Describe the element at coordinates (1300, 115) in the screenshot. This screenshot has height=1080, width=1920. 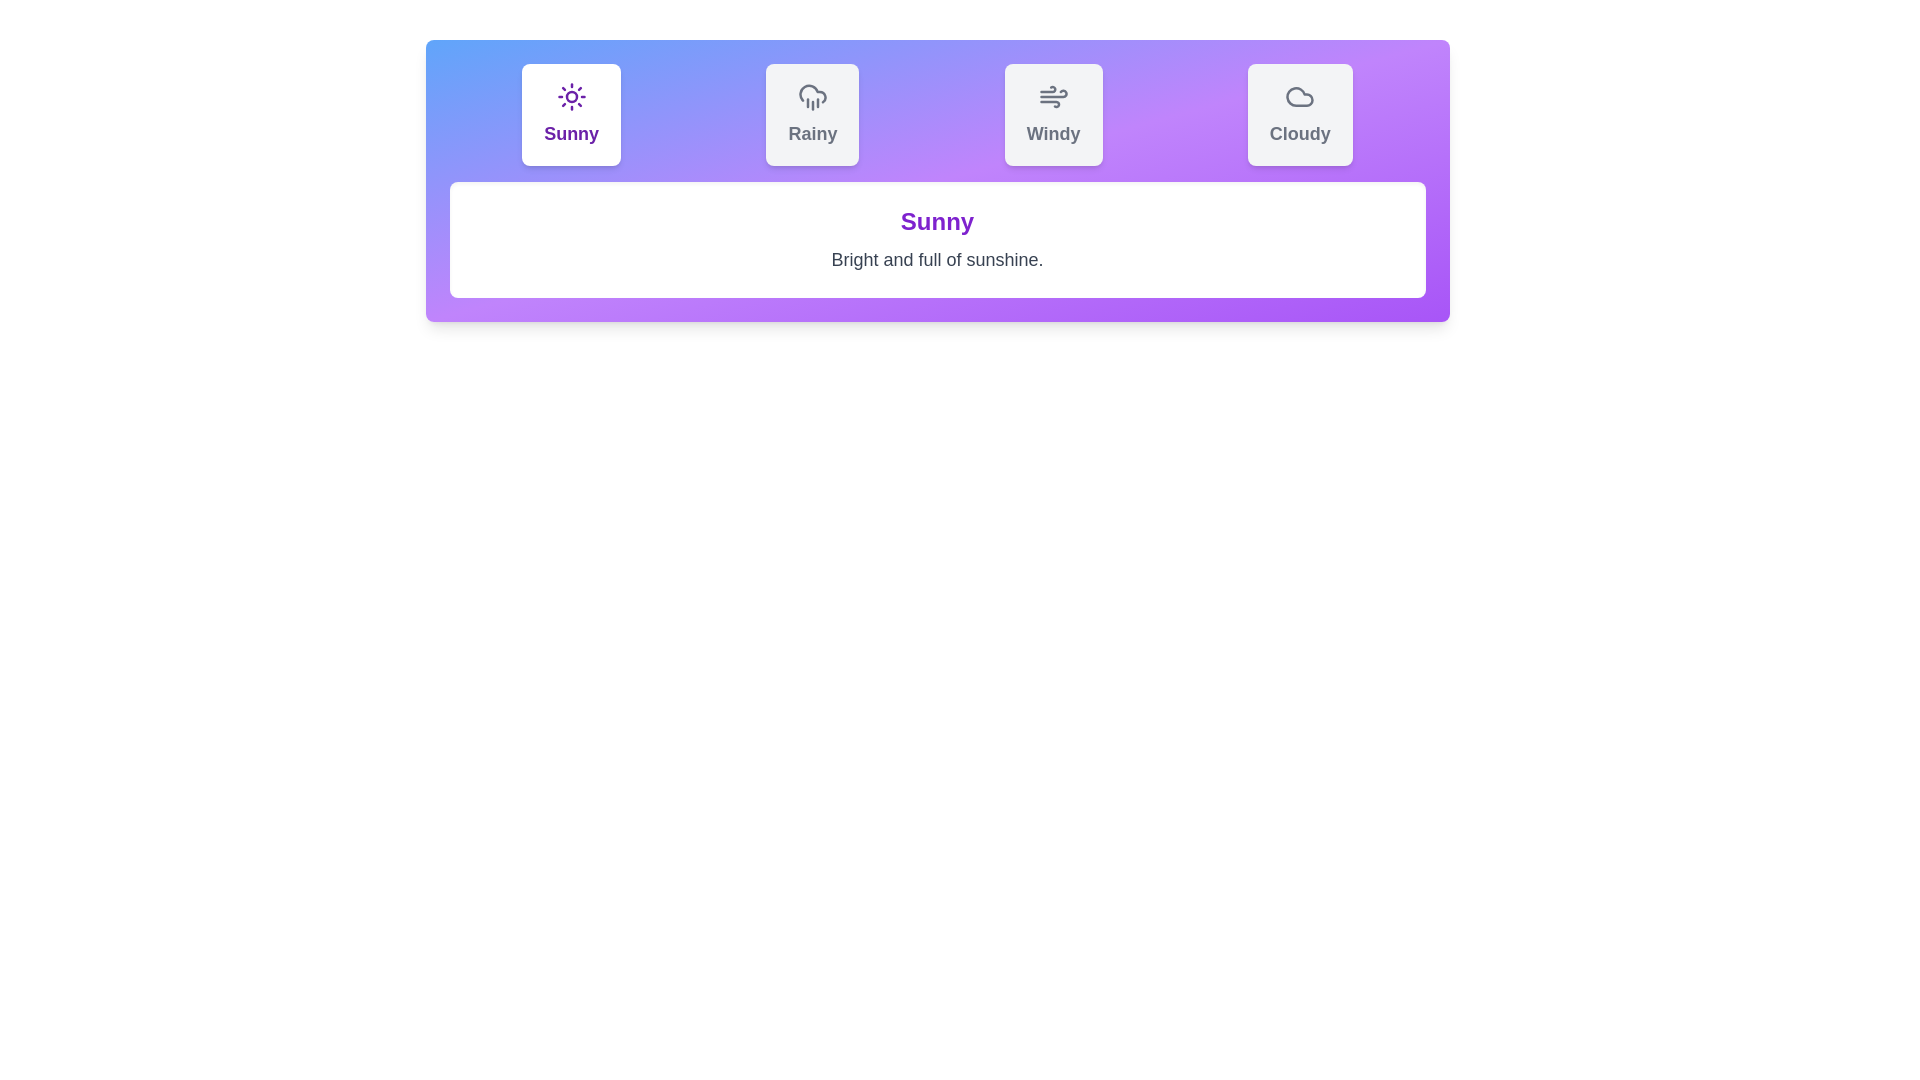
I see `the Cloudy tab to view its weather condition` at that location.